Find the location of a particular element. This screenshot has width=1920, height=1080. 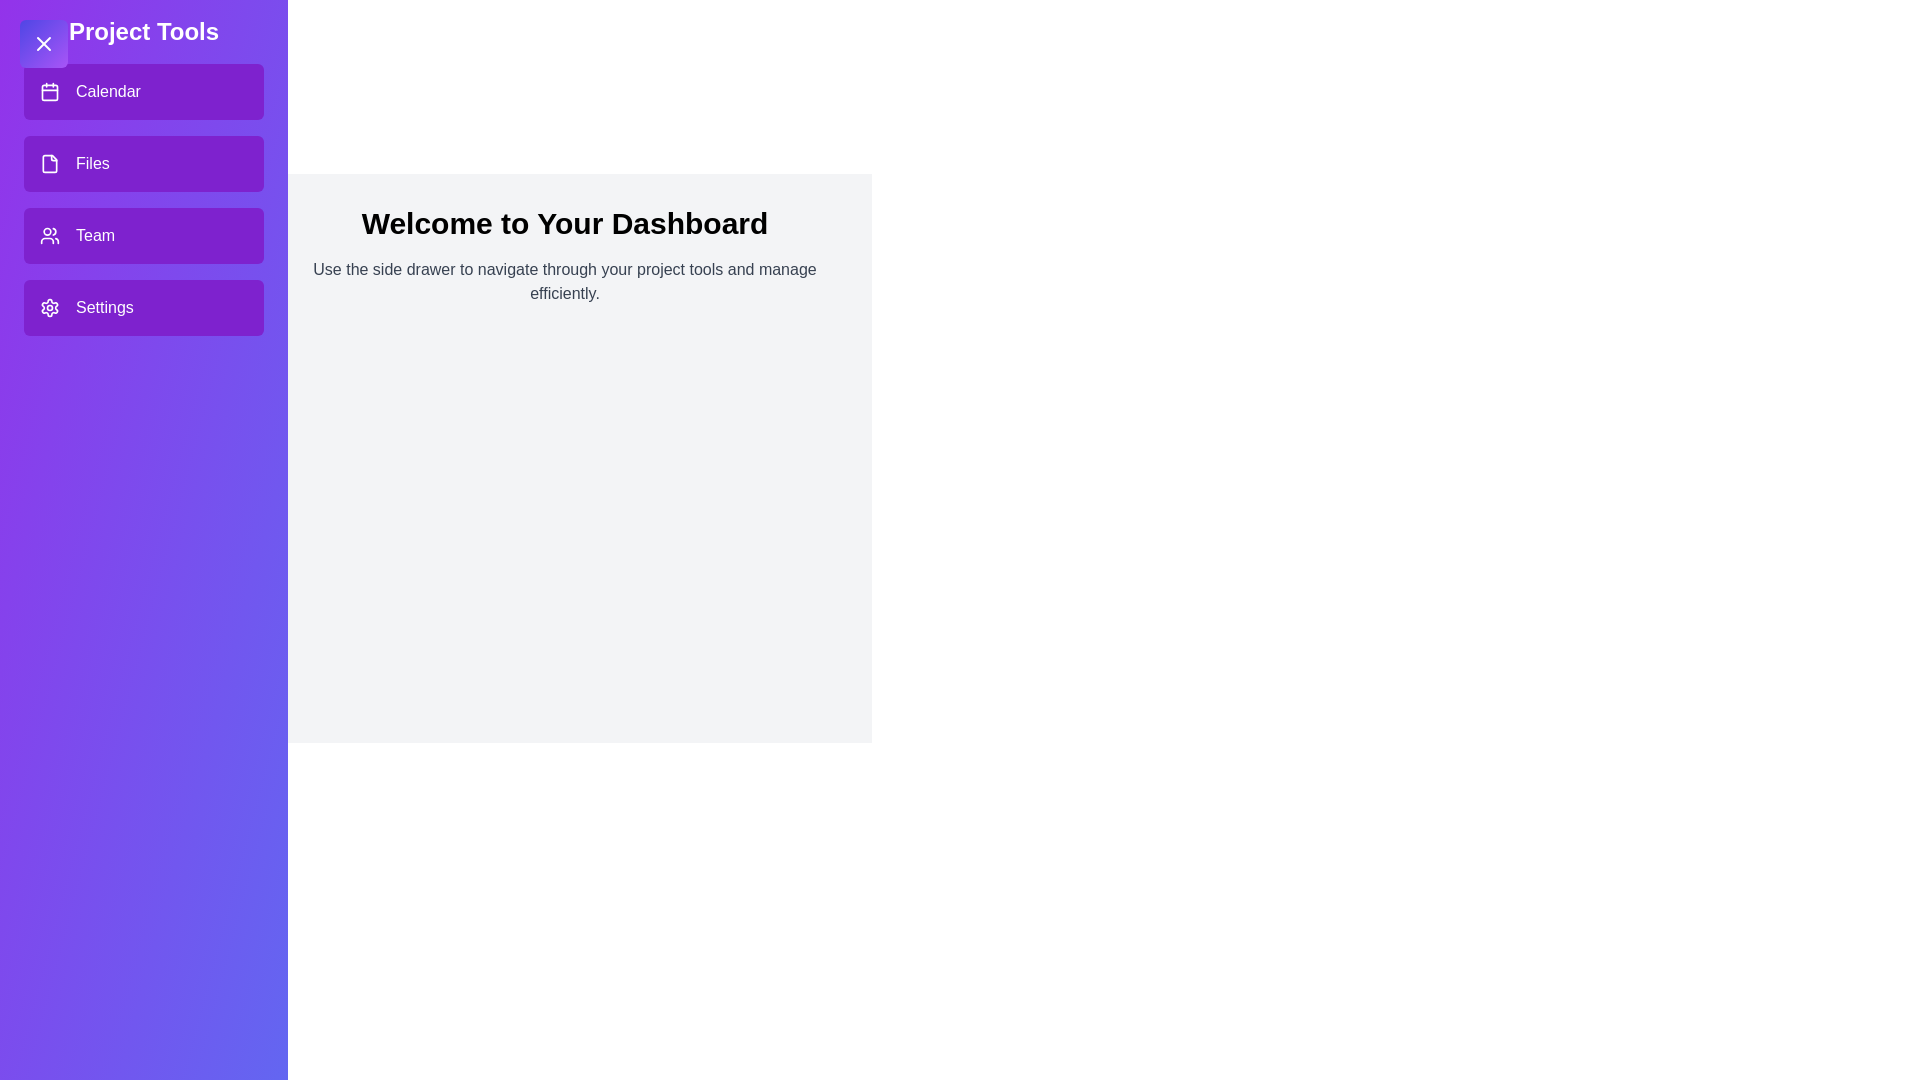

the tool Team in the drawer to select it is located at coordinates (143, 234).